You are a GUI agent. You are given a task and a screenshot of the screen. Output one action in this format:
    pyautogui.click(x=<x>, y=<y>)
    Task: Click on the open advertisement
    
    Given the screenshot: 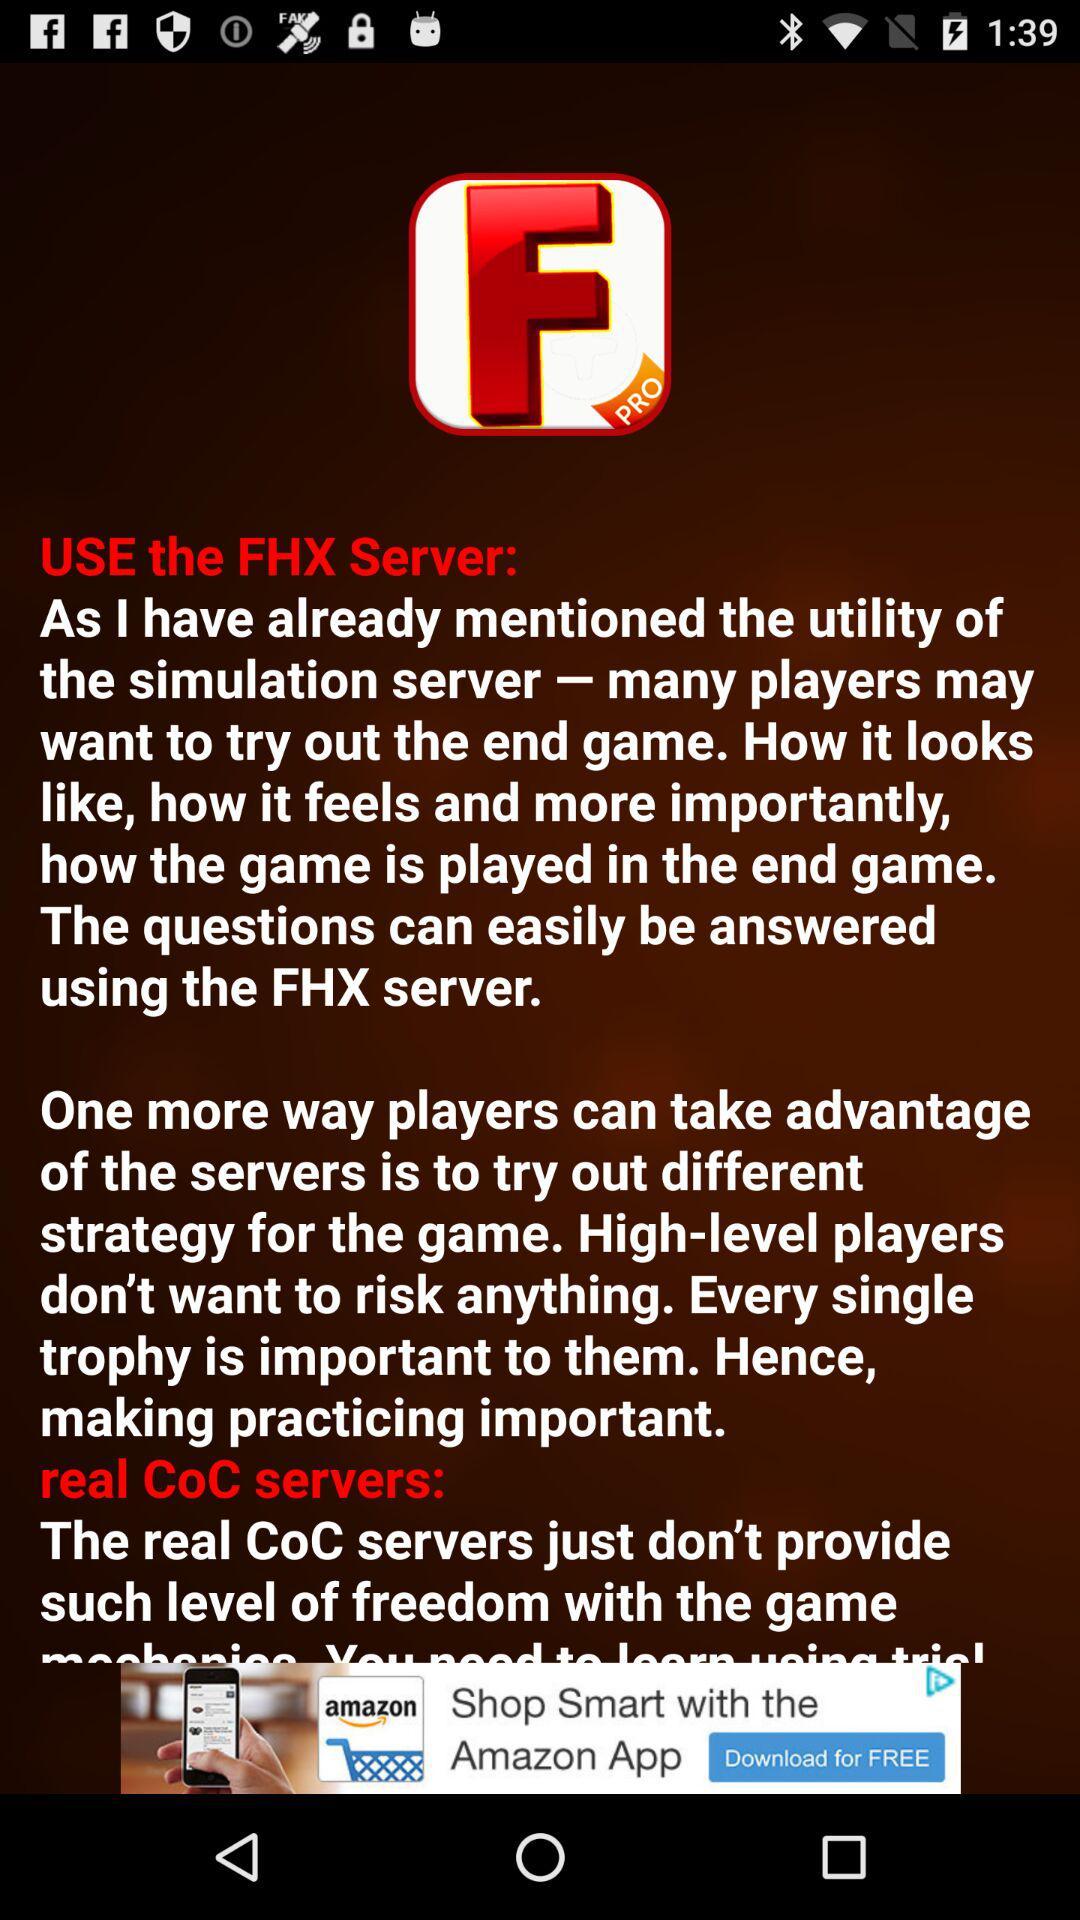 What is the action you would take?
    pyautogui.click(x=540, y=1727)
    